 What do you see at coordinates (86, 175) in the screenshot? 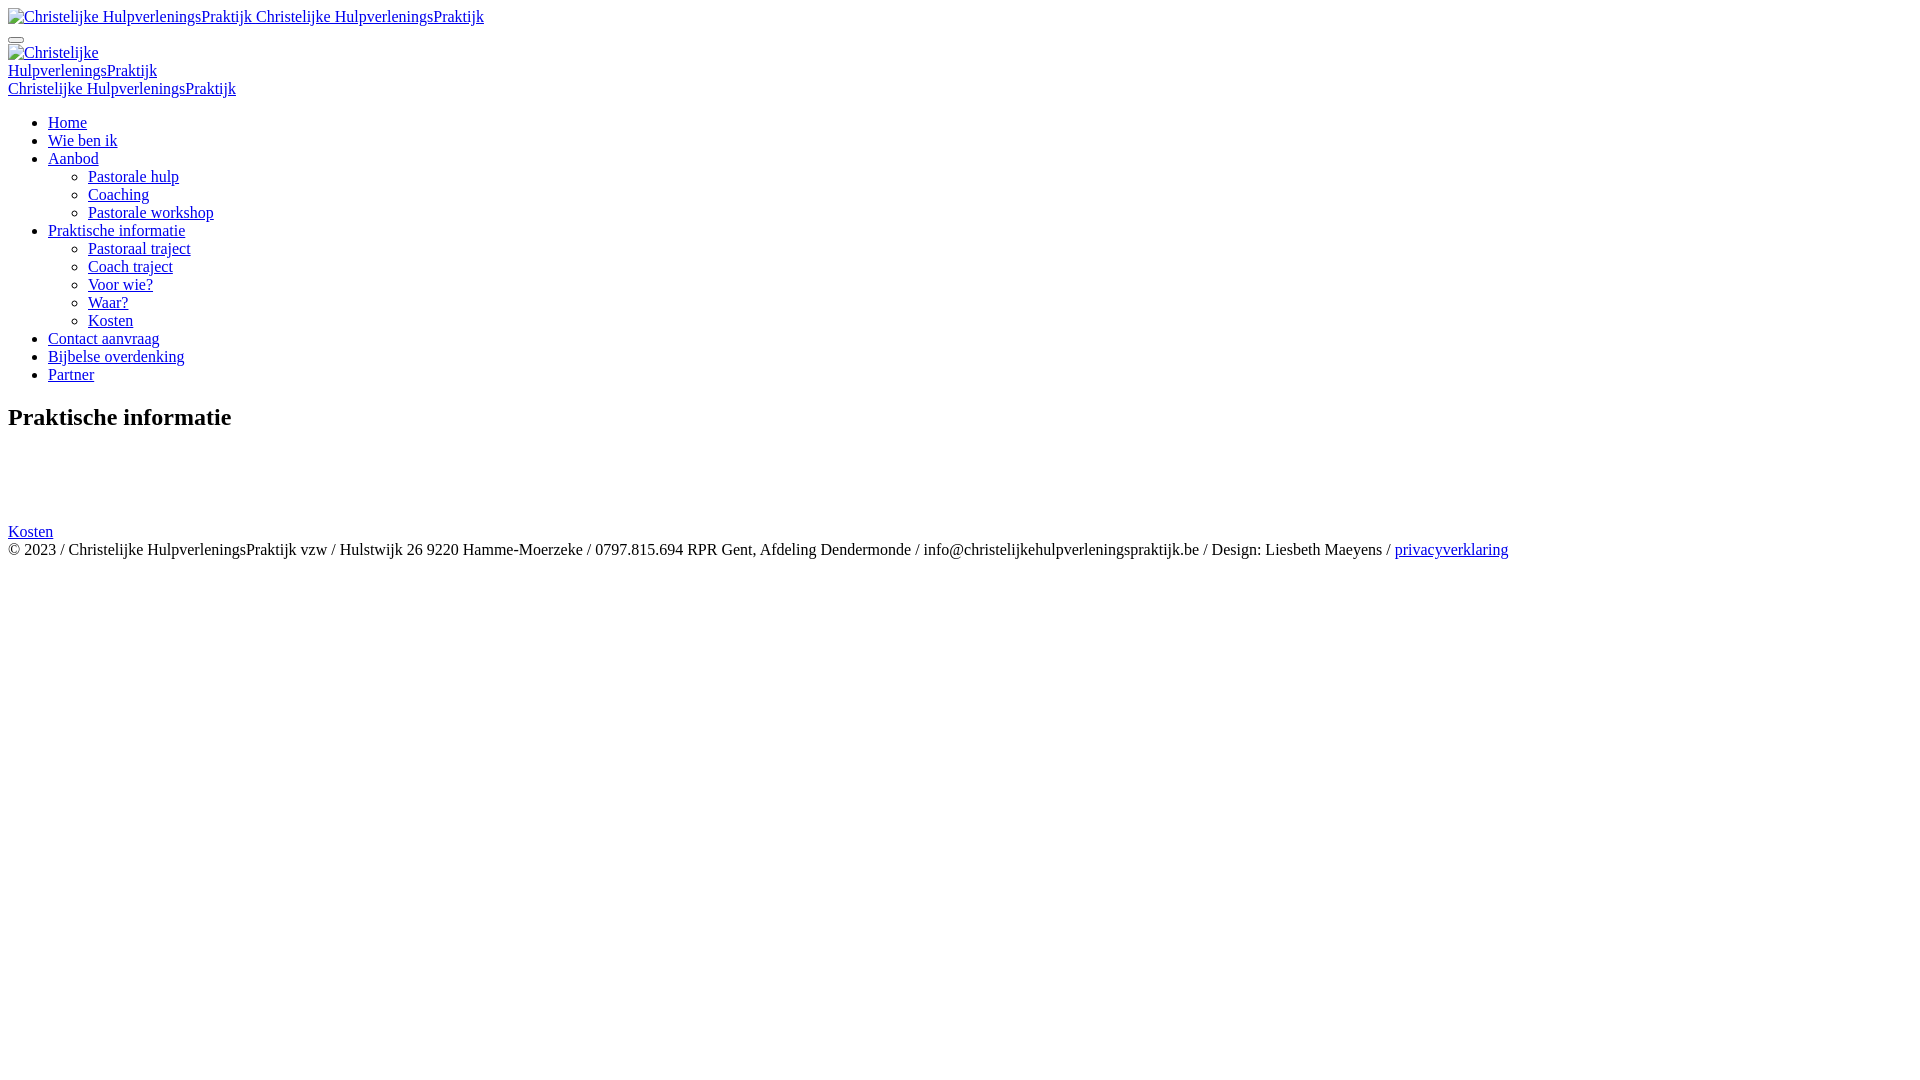
I see `'Pastorale hulp'` at bounding box center [86, 175].